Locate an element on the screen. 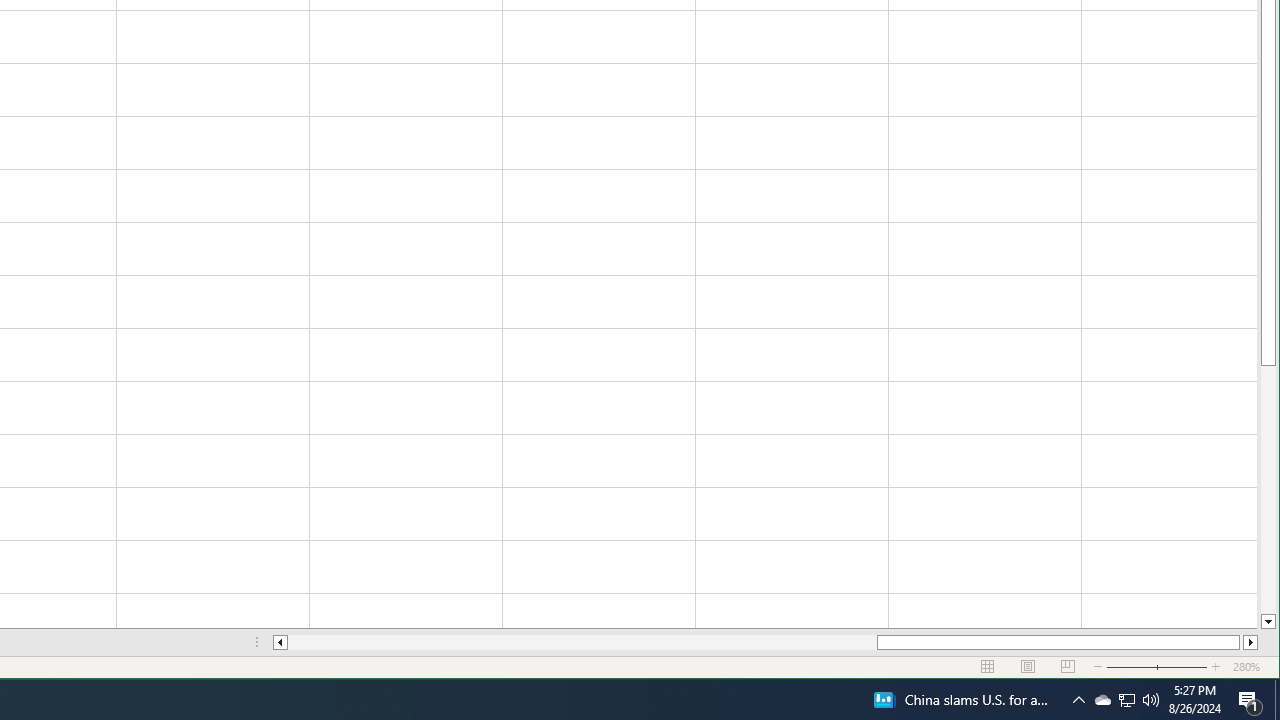 Image resolution: width=1280 pixels, height=720 pixels. 'Line down' is located at coordinates (1267, 621).